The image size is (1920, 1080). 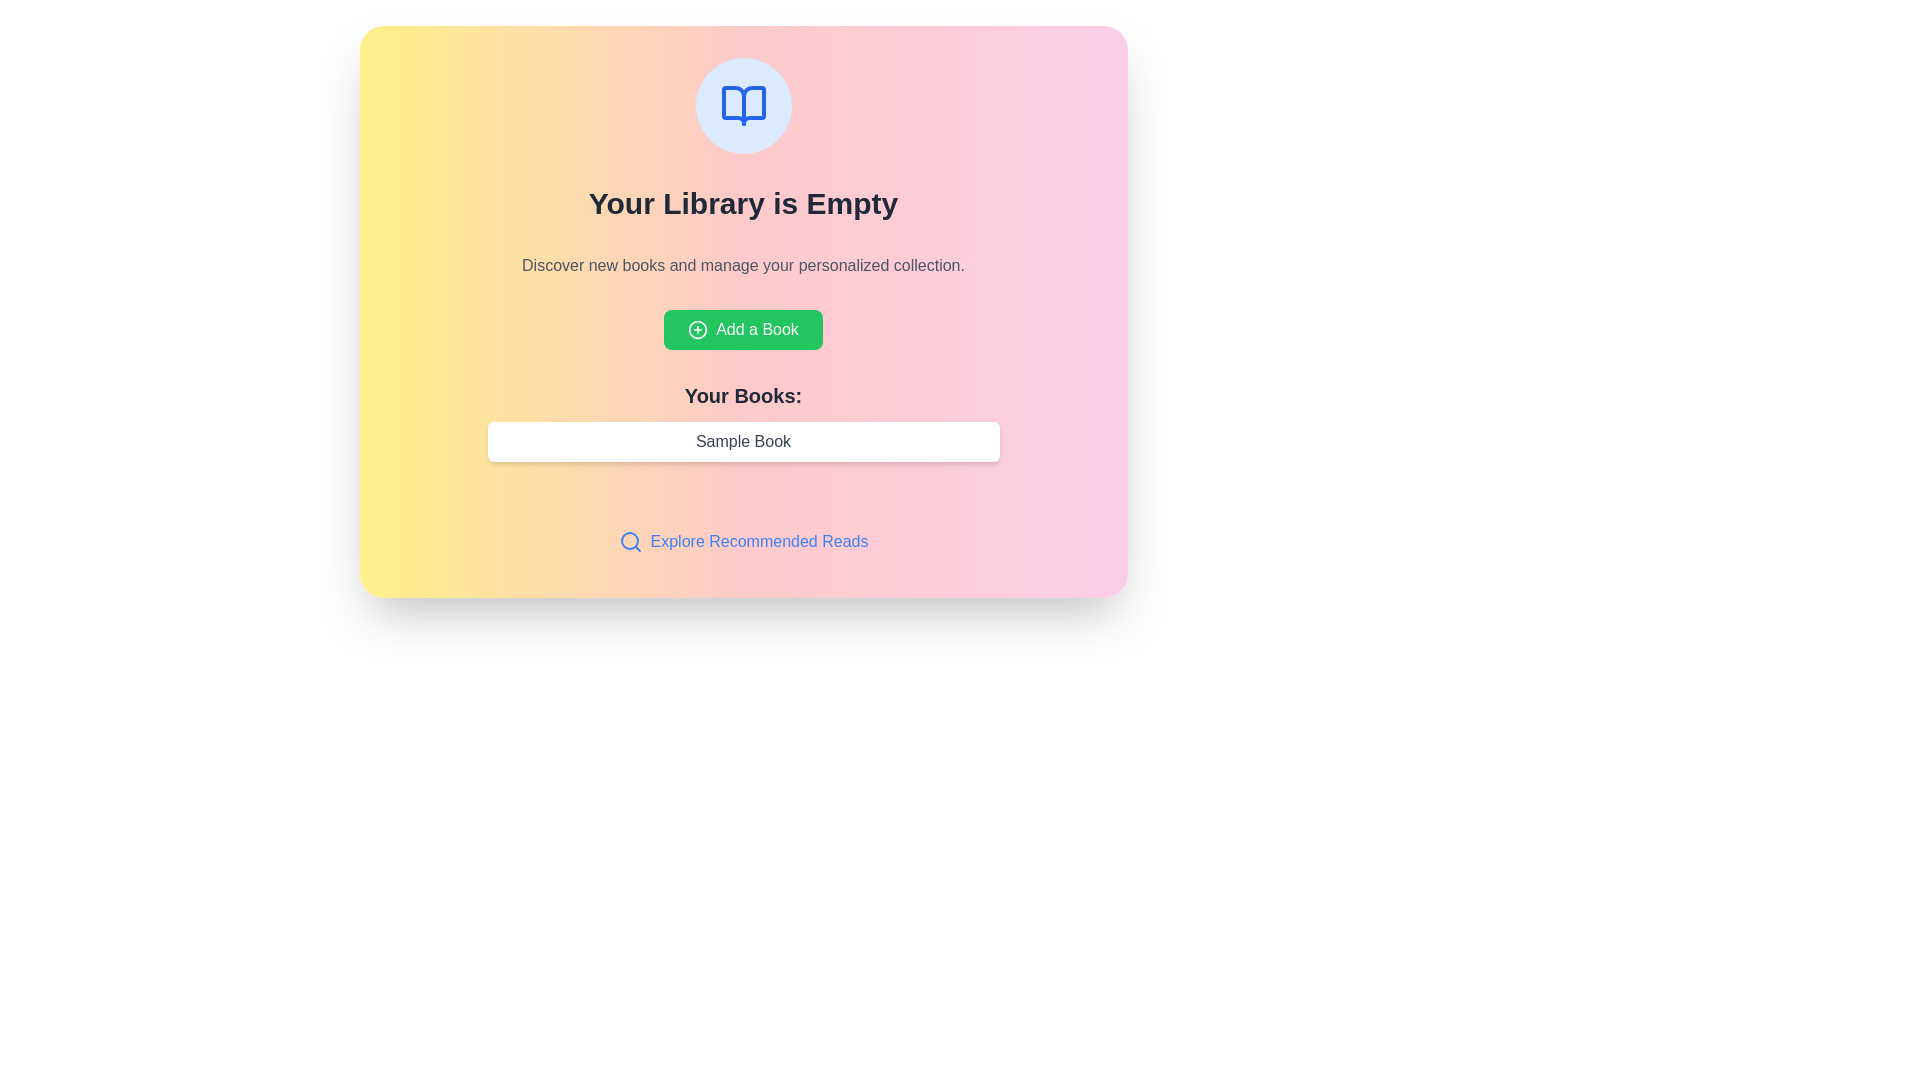 What do you see at coordinates (742, 265) in the screenshot?
I see `the text element that reads 'Discover new books and manage your personalized collection.' which is gray, center-aligned, and located on a multi-colored gradient background, positioned below 'Your Library is Empty' and above the 'Add a Book' button` at bounding box center [742, 265].